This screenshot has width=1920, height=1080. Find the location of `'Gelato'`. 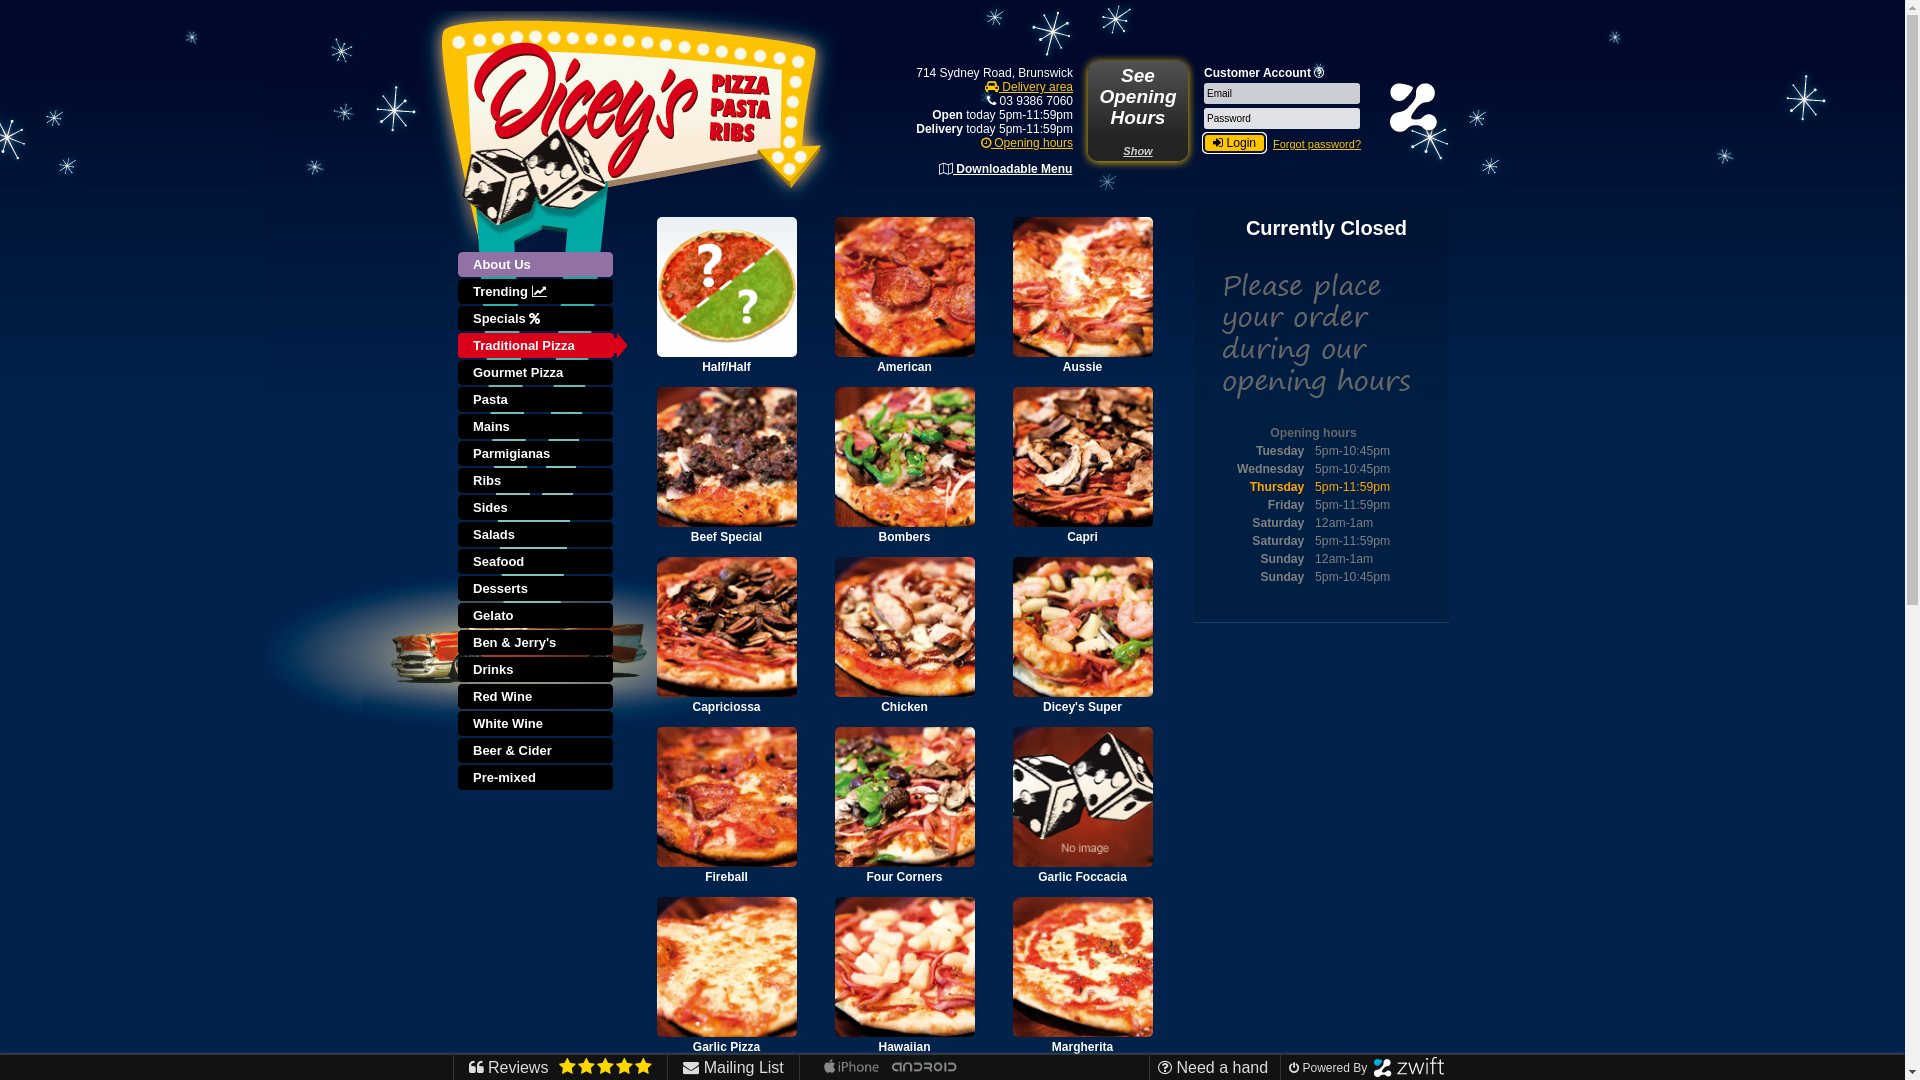

'Gelato' is located at coordinates (537, 615).